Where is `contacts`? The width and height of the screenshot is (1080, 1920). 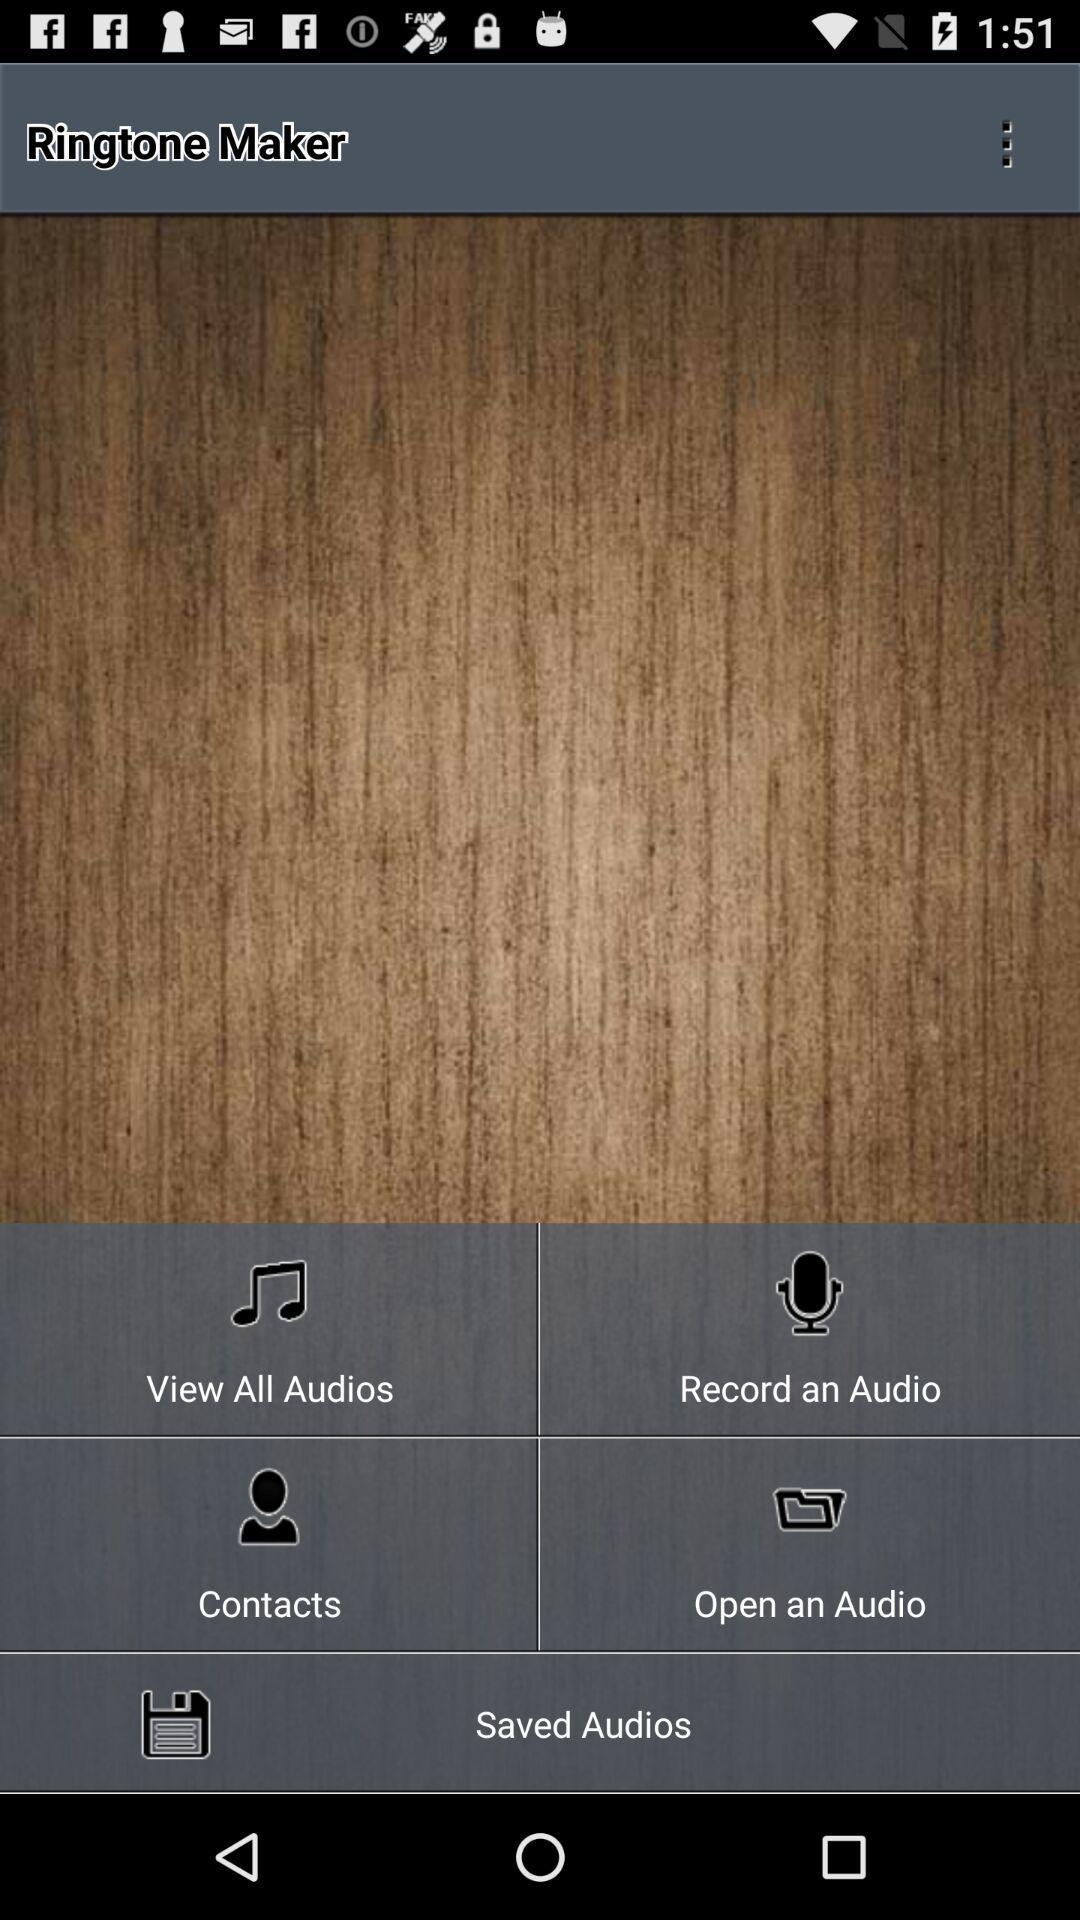
contacts is located at coordinates (270, 1545).